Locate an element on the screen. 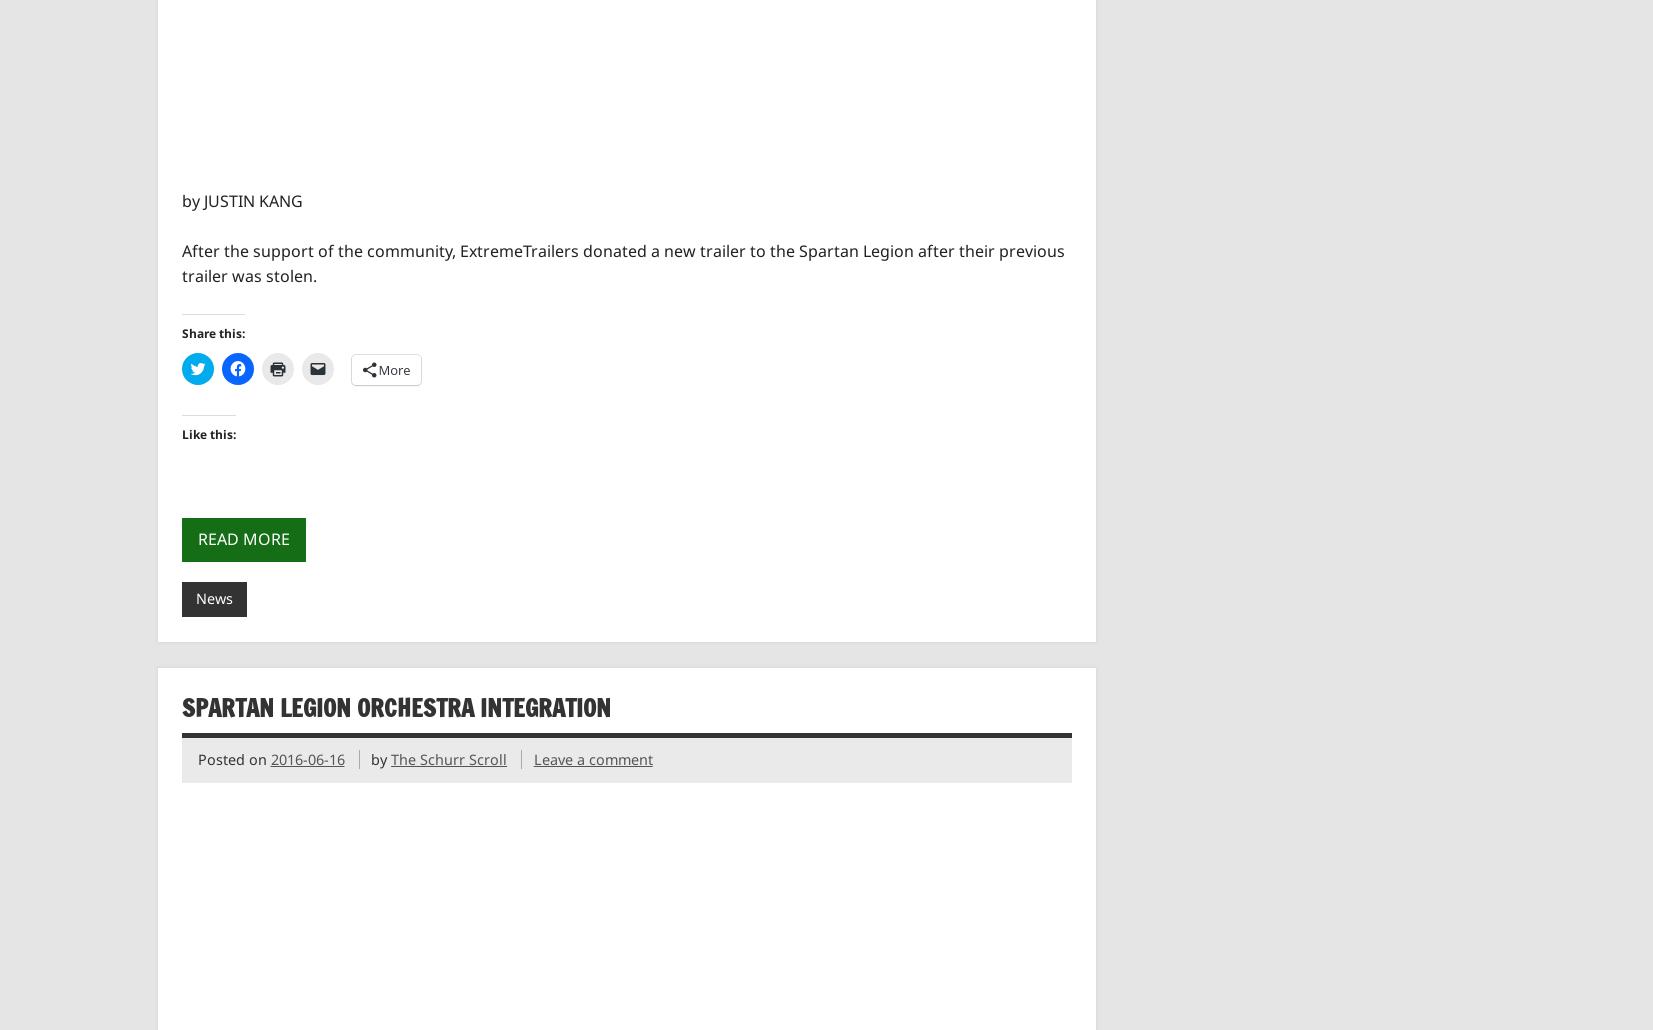  'Leave a comment' is located at coordinates (591, 759).